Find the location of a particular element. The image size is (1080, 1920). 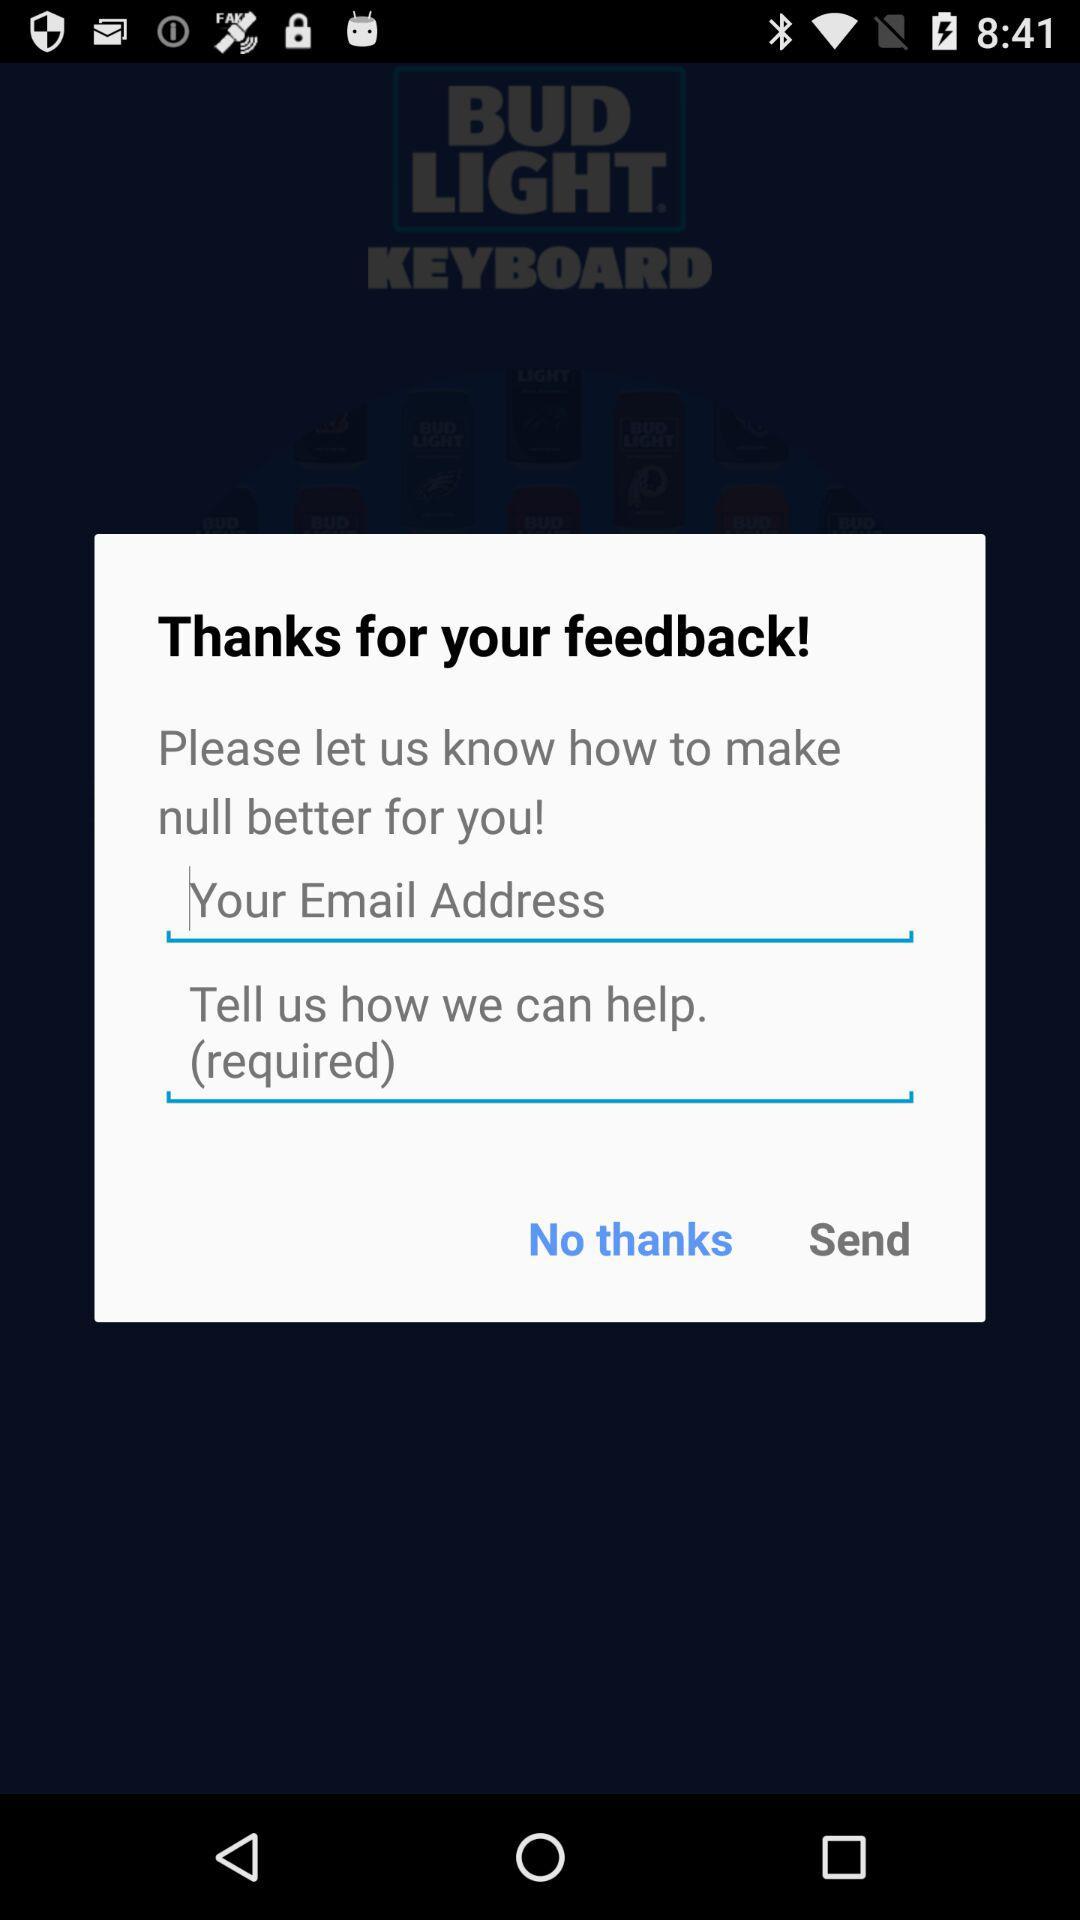

your email adress is located at coordinates (540, 898).